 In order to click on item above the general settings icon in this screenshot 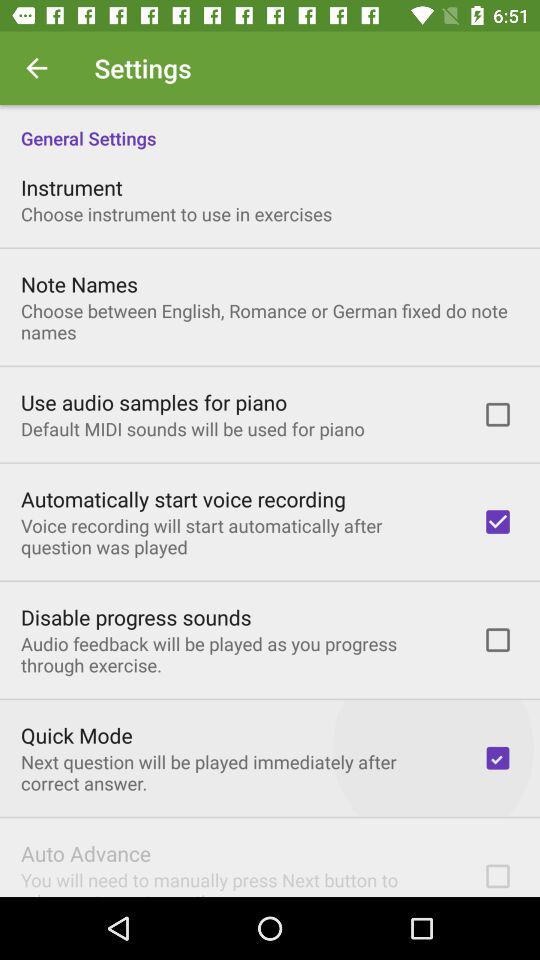, I will do `click(36, 68)`.